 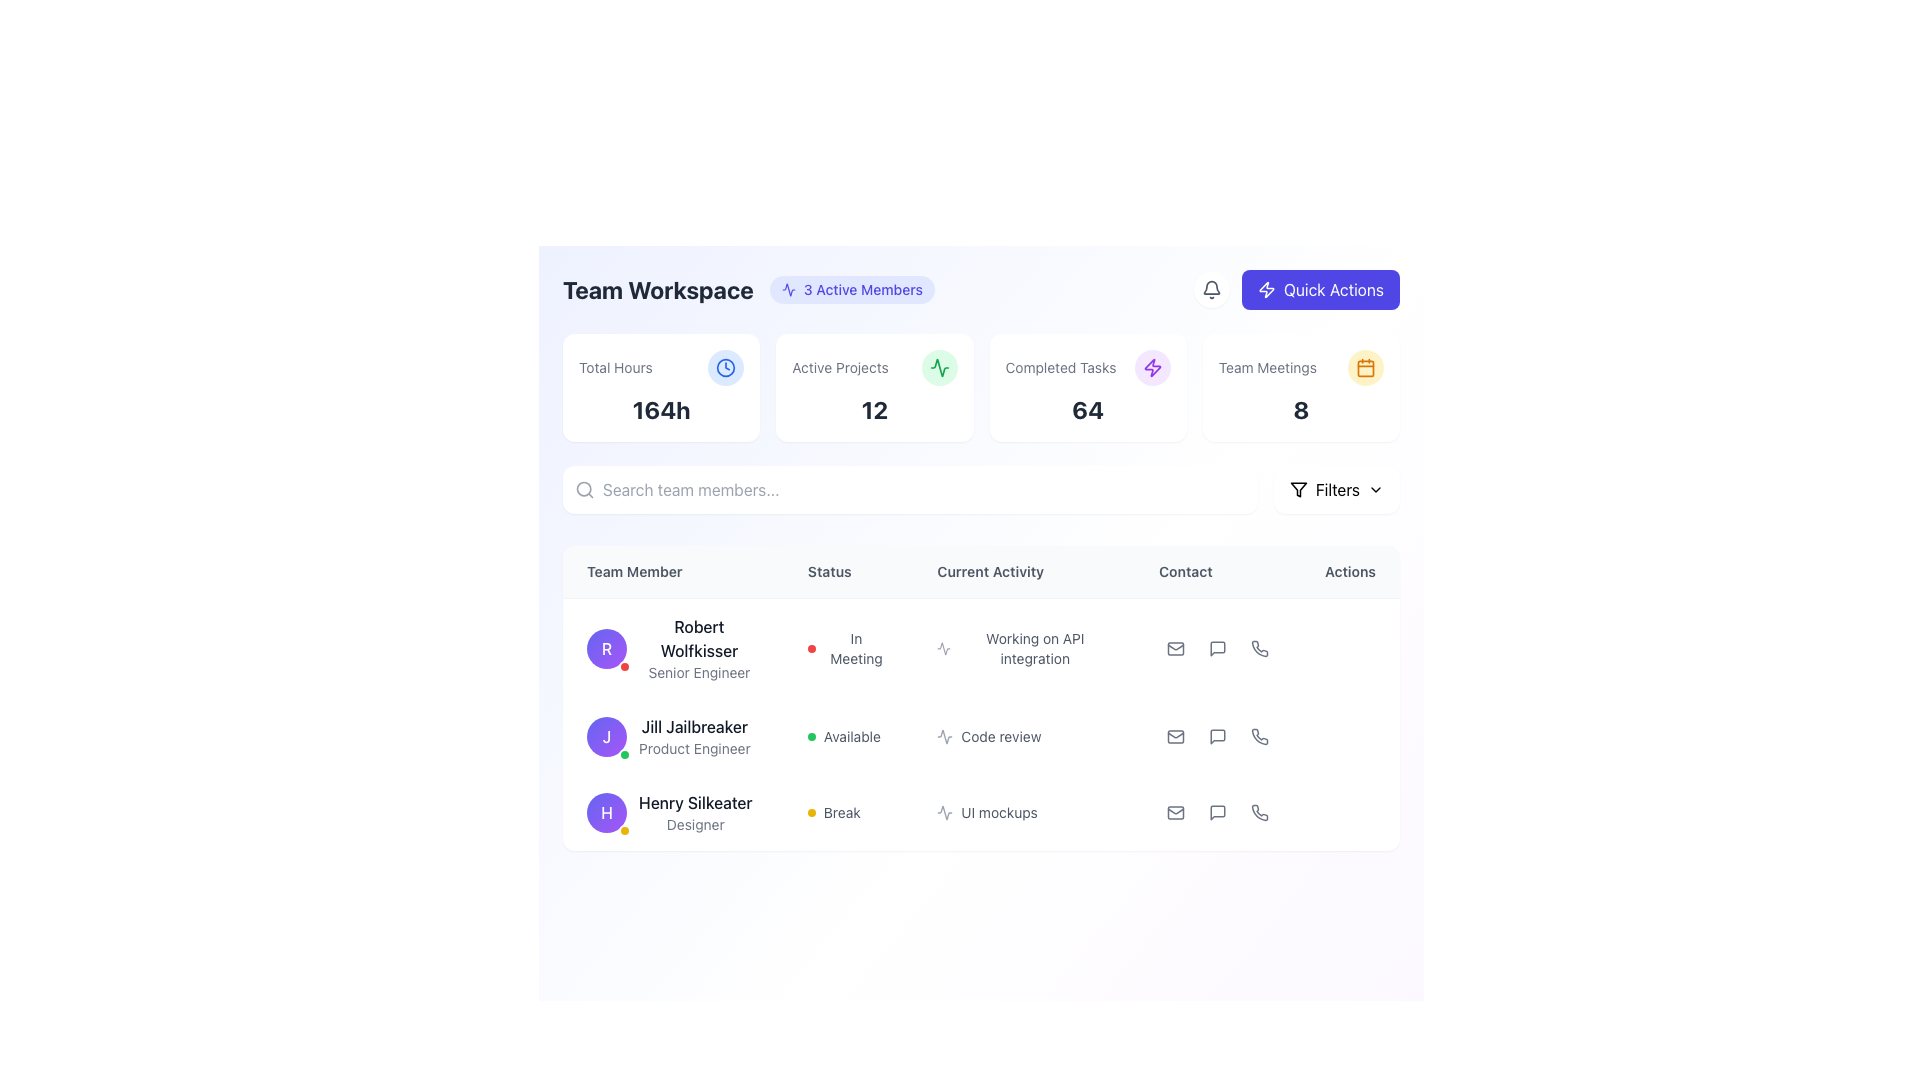 I want to click on the text within the user profile block that displays the name and role of the team member, located in the first entry of the 'Team Member' column in the team workspace interface, so click(x=673, y=648).